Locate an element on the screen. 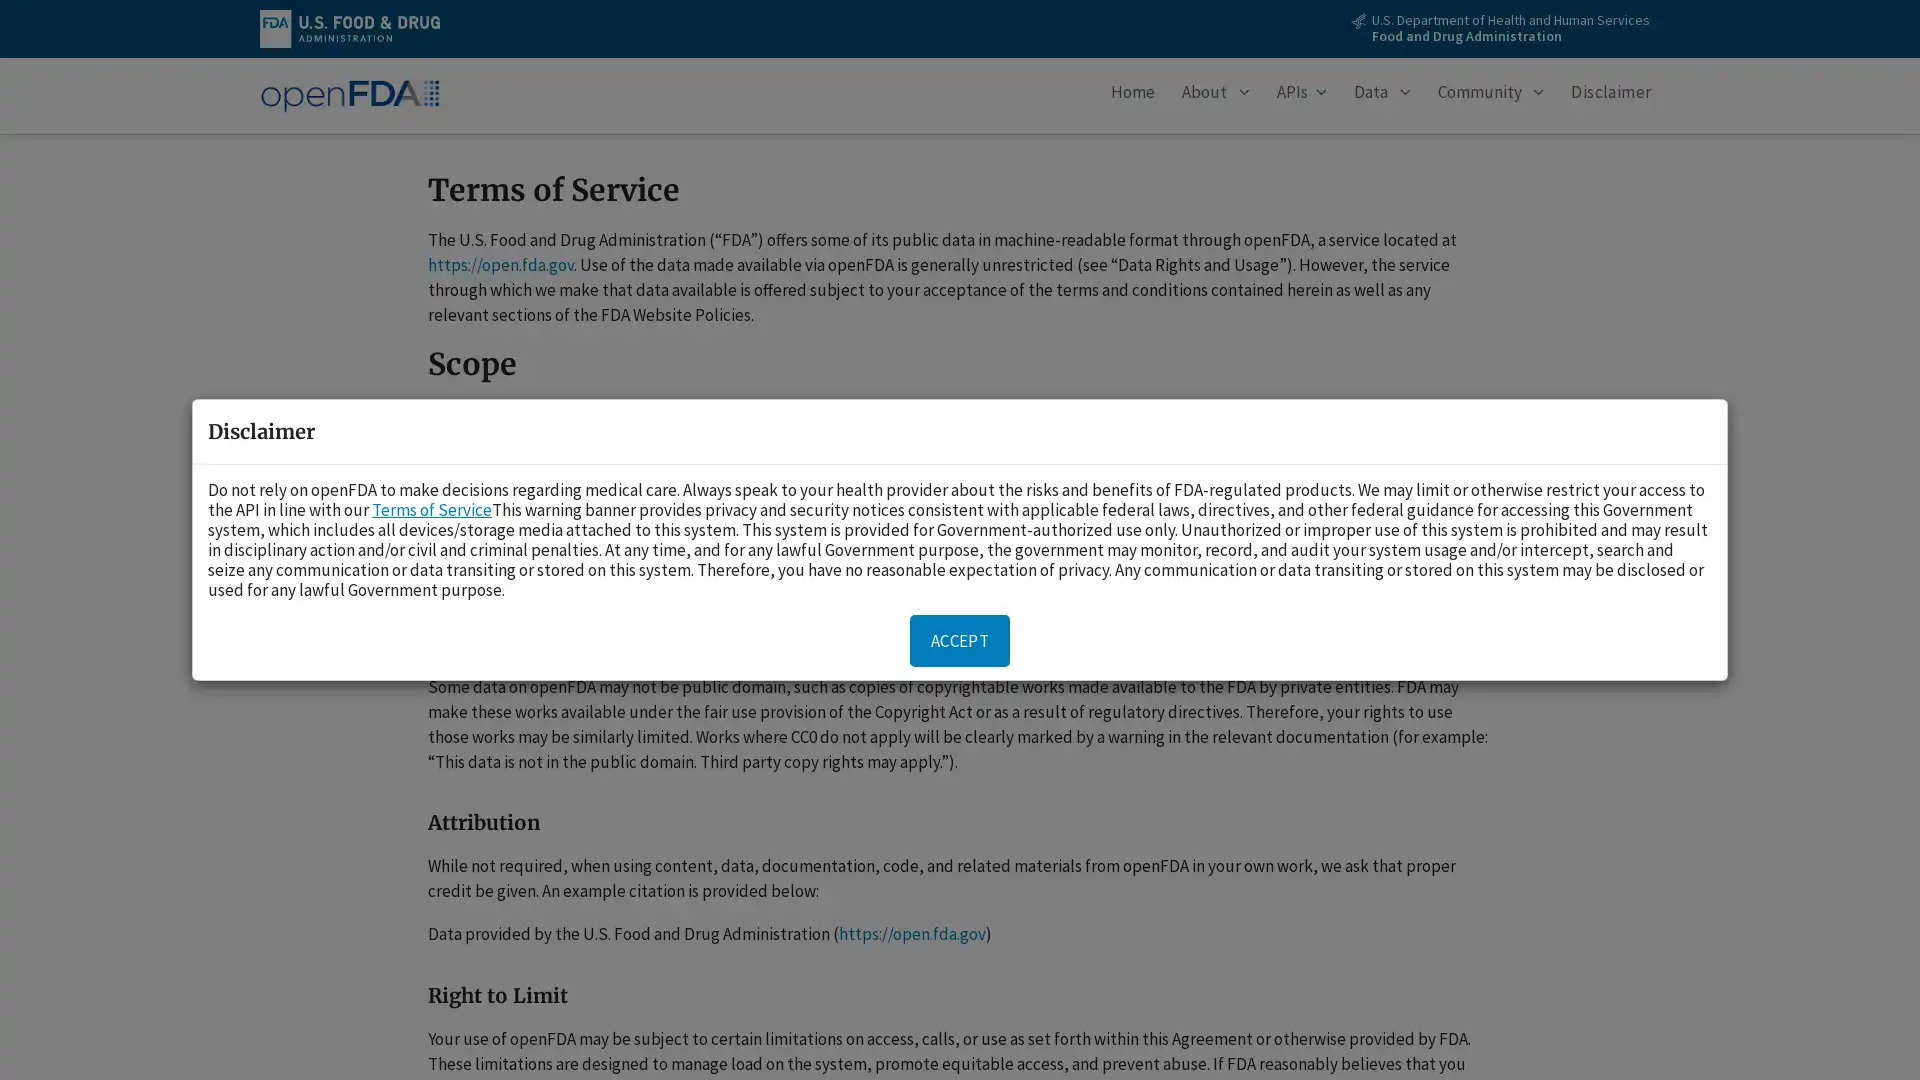 The height and width of the screenshot is (1080, 1920). Disclaimer is located at coordinates (1611, 96).